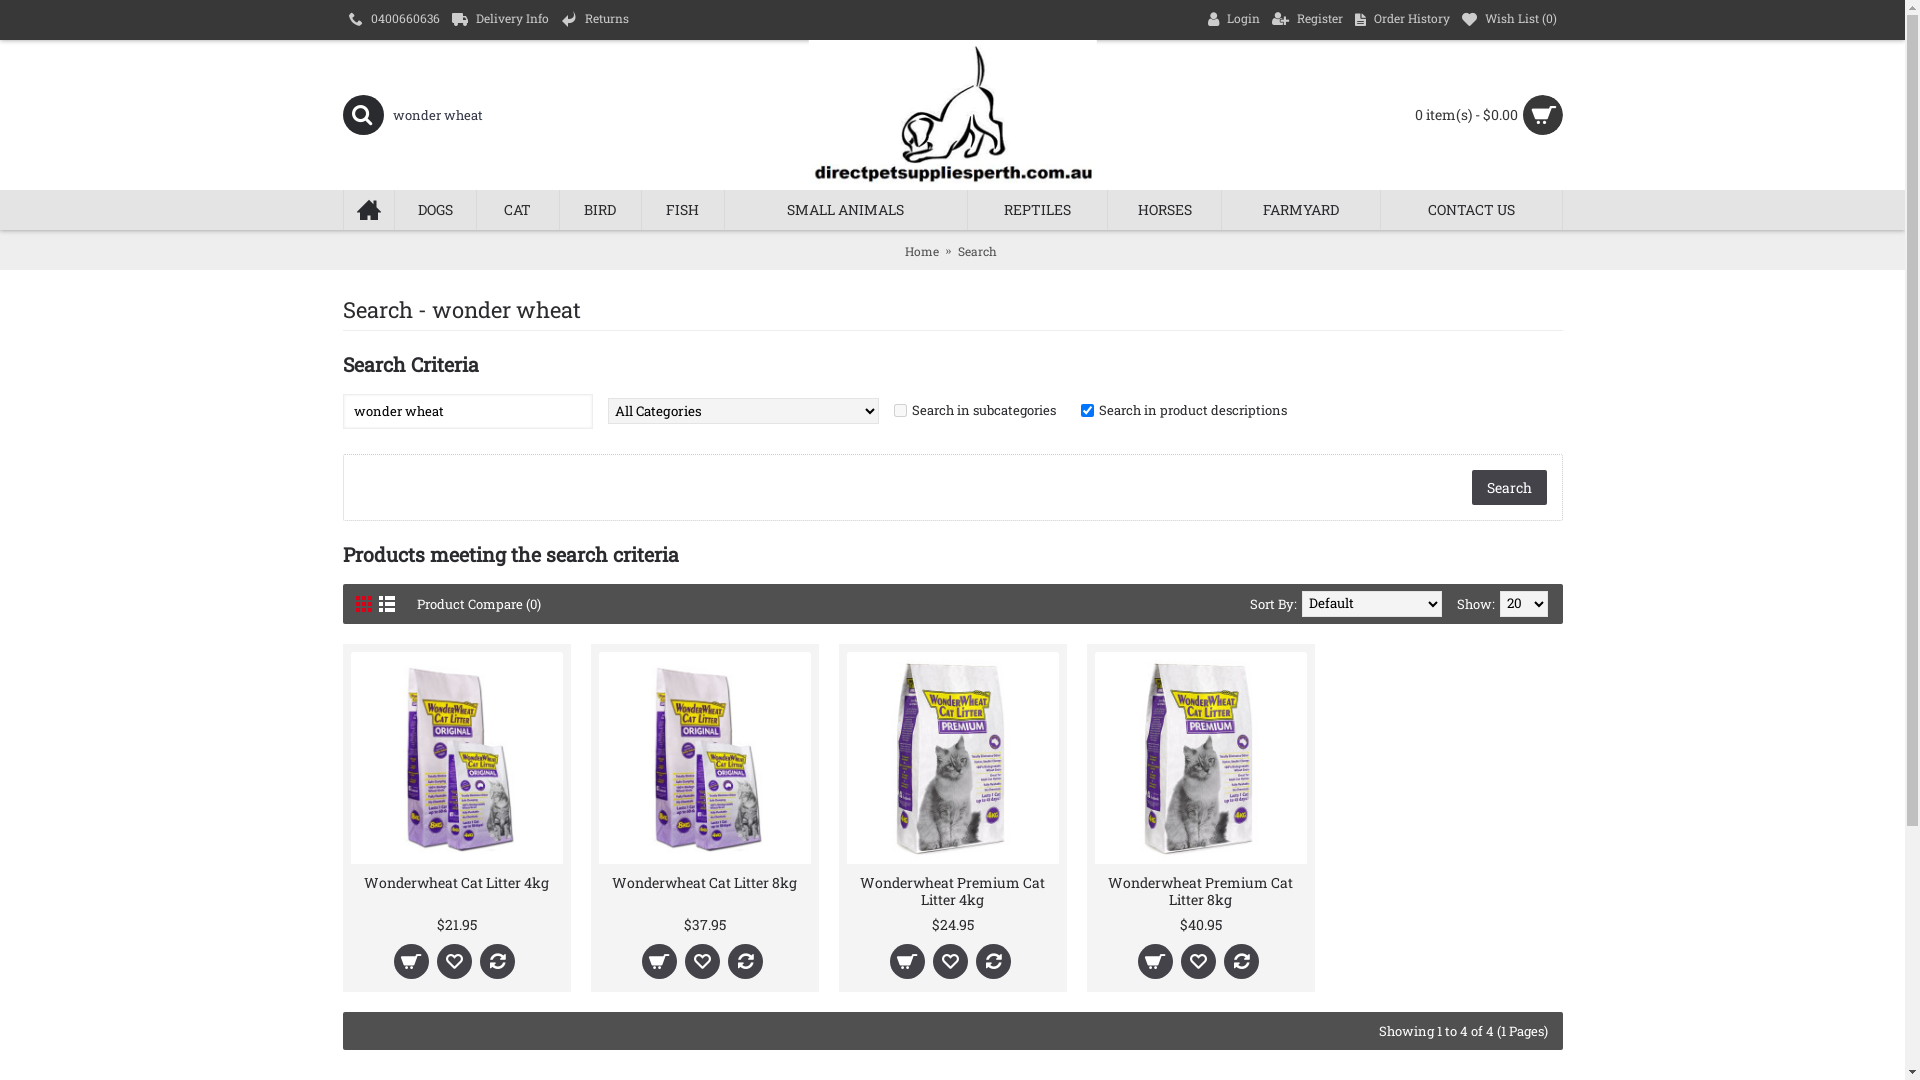 This screenshot has height=1080, width=1920. What do you see at coordinates (434, 209) in the screenshot?
I see `'DOGS'` at bounding box center [434, 209].